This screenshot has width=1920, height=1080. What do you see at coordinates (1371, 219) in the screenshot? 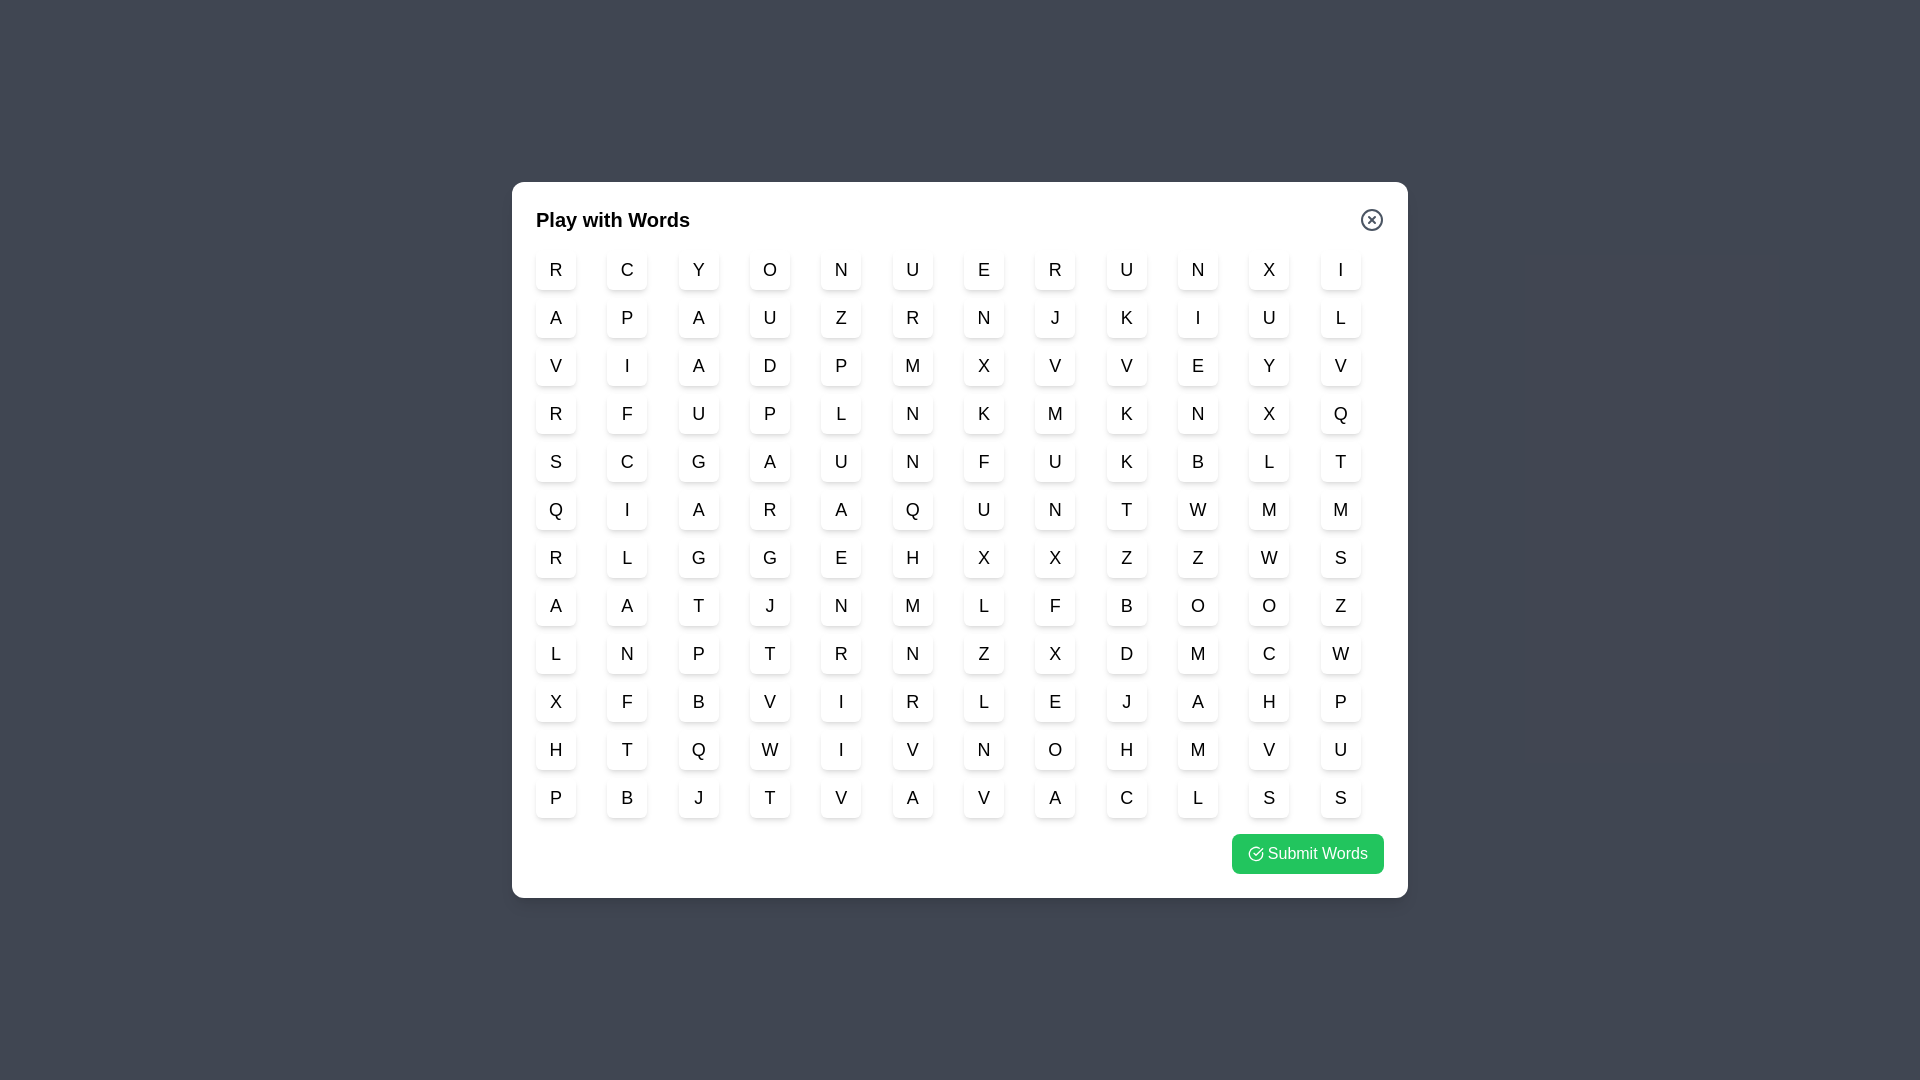
I see `the close button to dismiss the modal` at bounding box center [1371, 219].